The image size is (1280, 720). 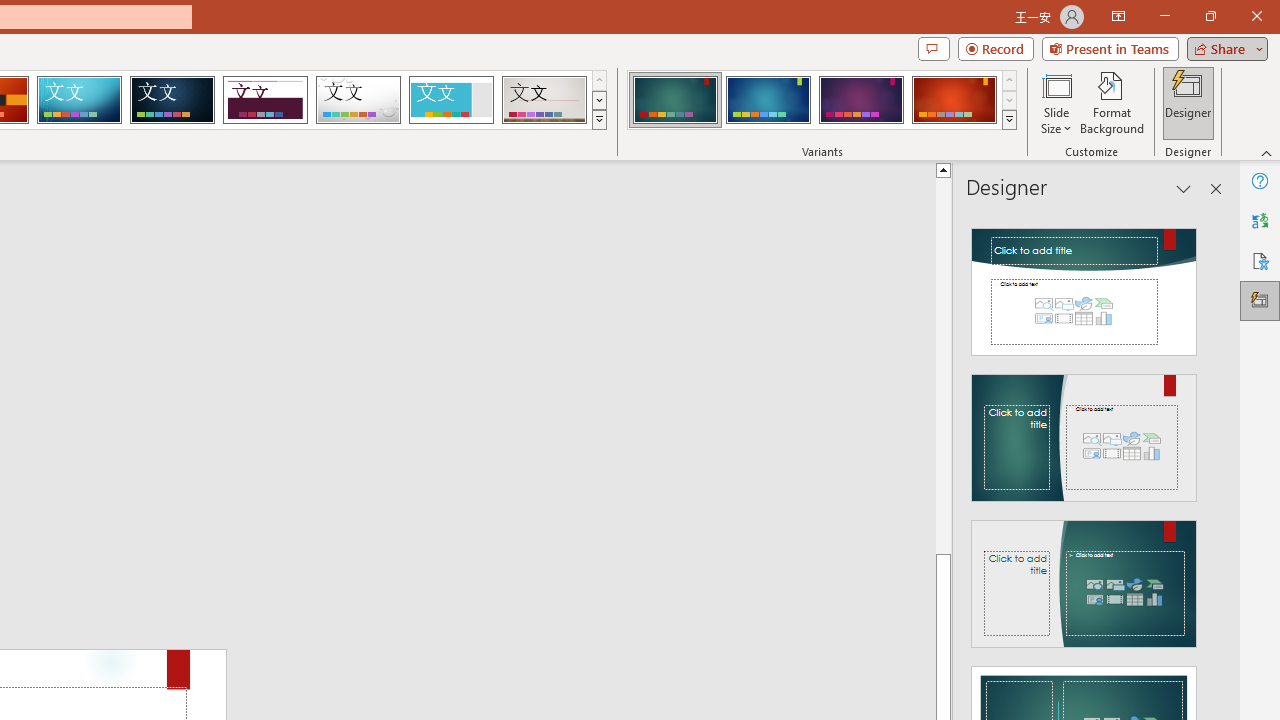 I want to click on 'Damask', so click(x=172, y=100).